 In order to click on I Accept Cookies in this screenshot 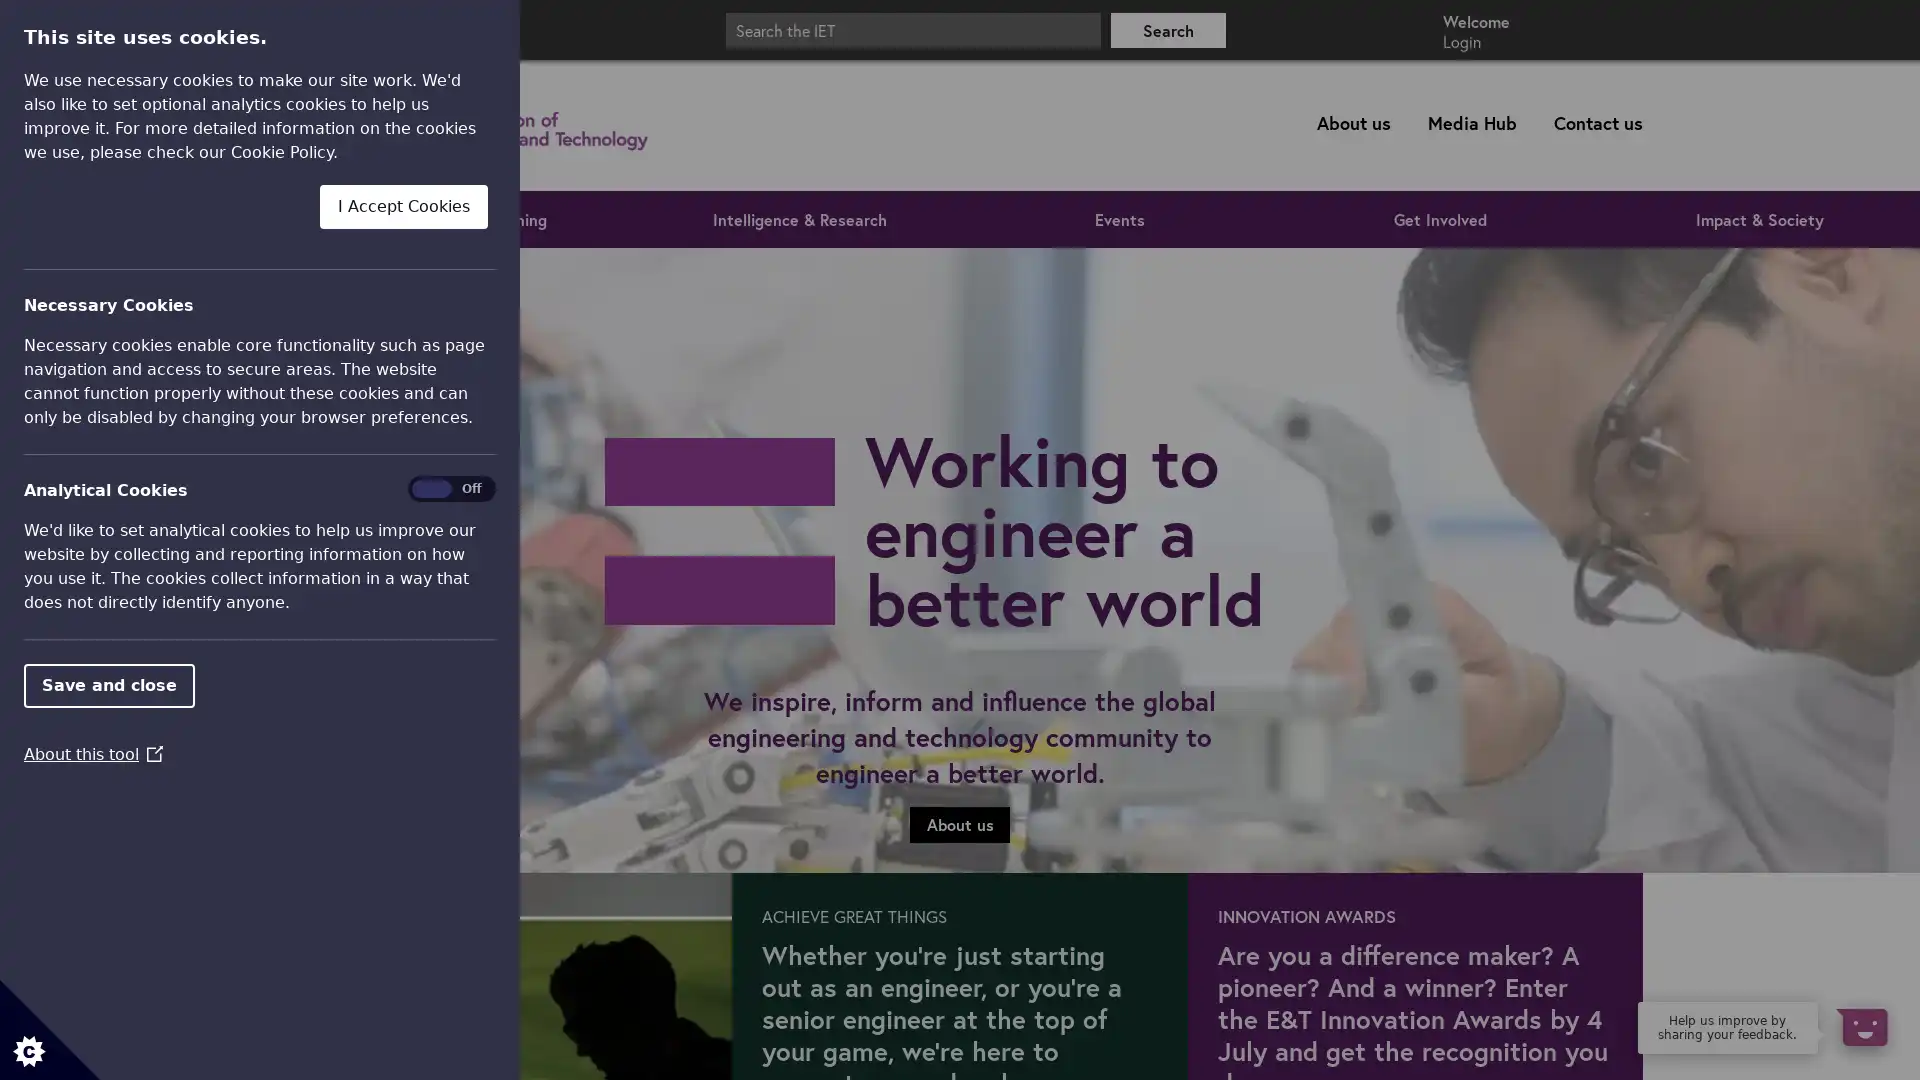, I will do `click(402, 205)`.